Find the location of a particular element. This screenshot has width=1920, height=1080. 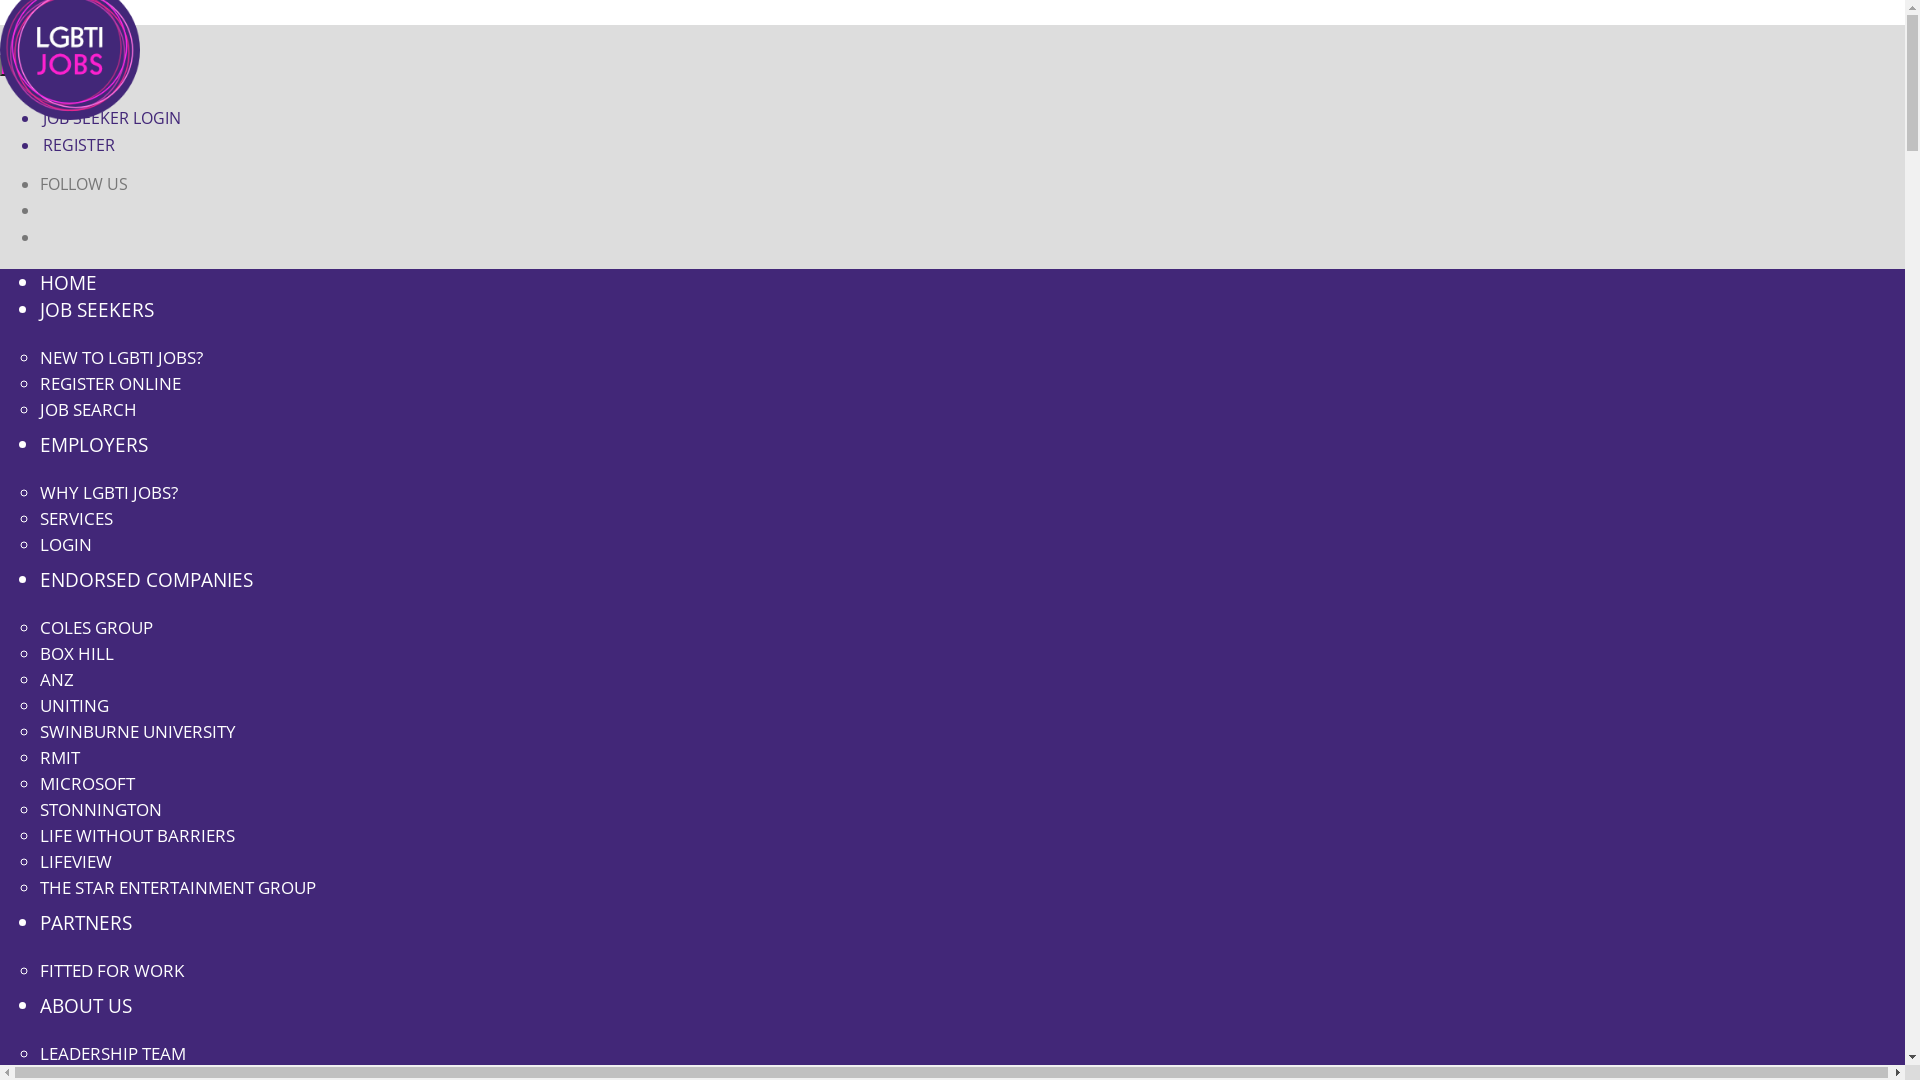

'ANZ' is located at coordinates (57, 678).